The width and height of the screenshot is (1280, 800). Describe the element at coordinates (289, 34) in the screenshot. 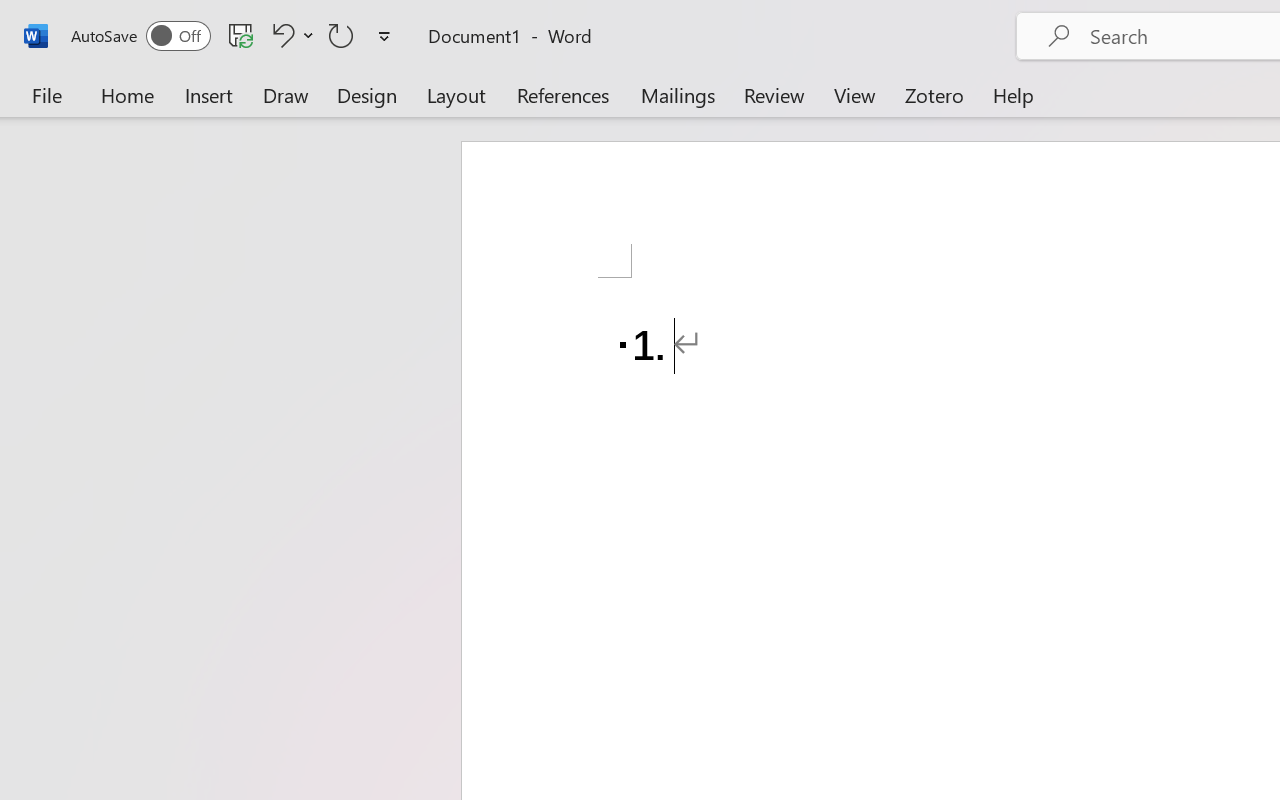

I see `'Undo Number Default'` at that location.